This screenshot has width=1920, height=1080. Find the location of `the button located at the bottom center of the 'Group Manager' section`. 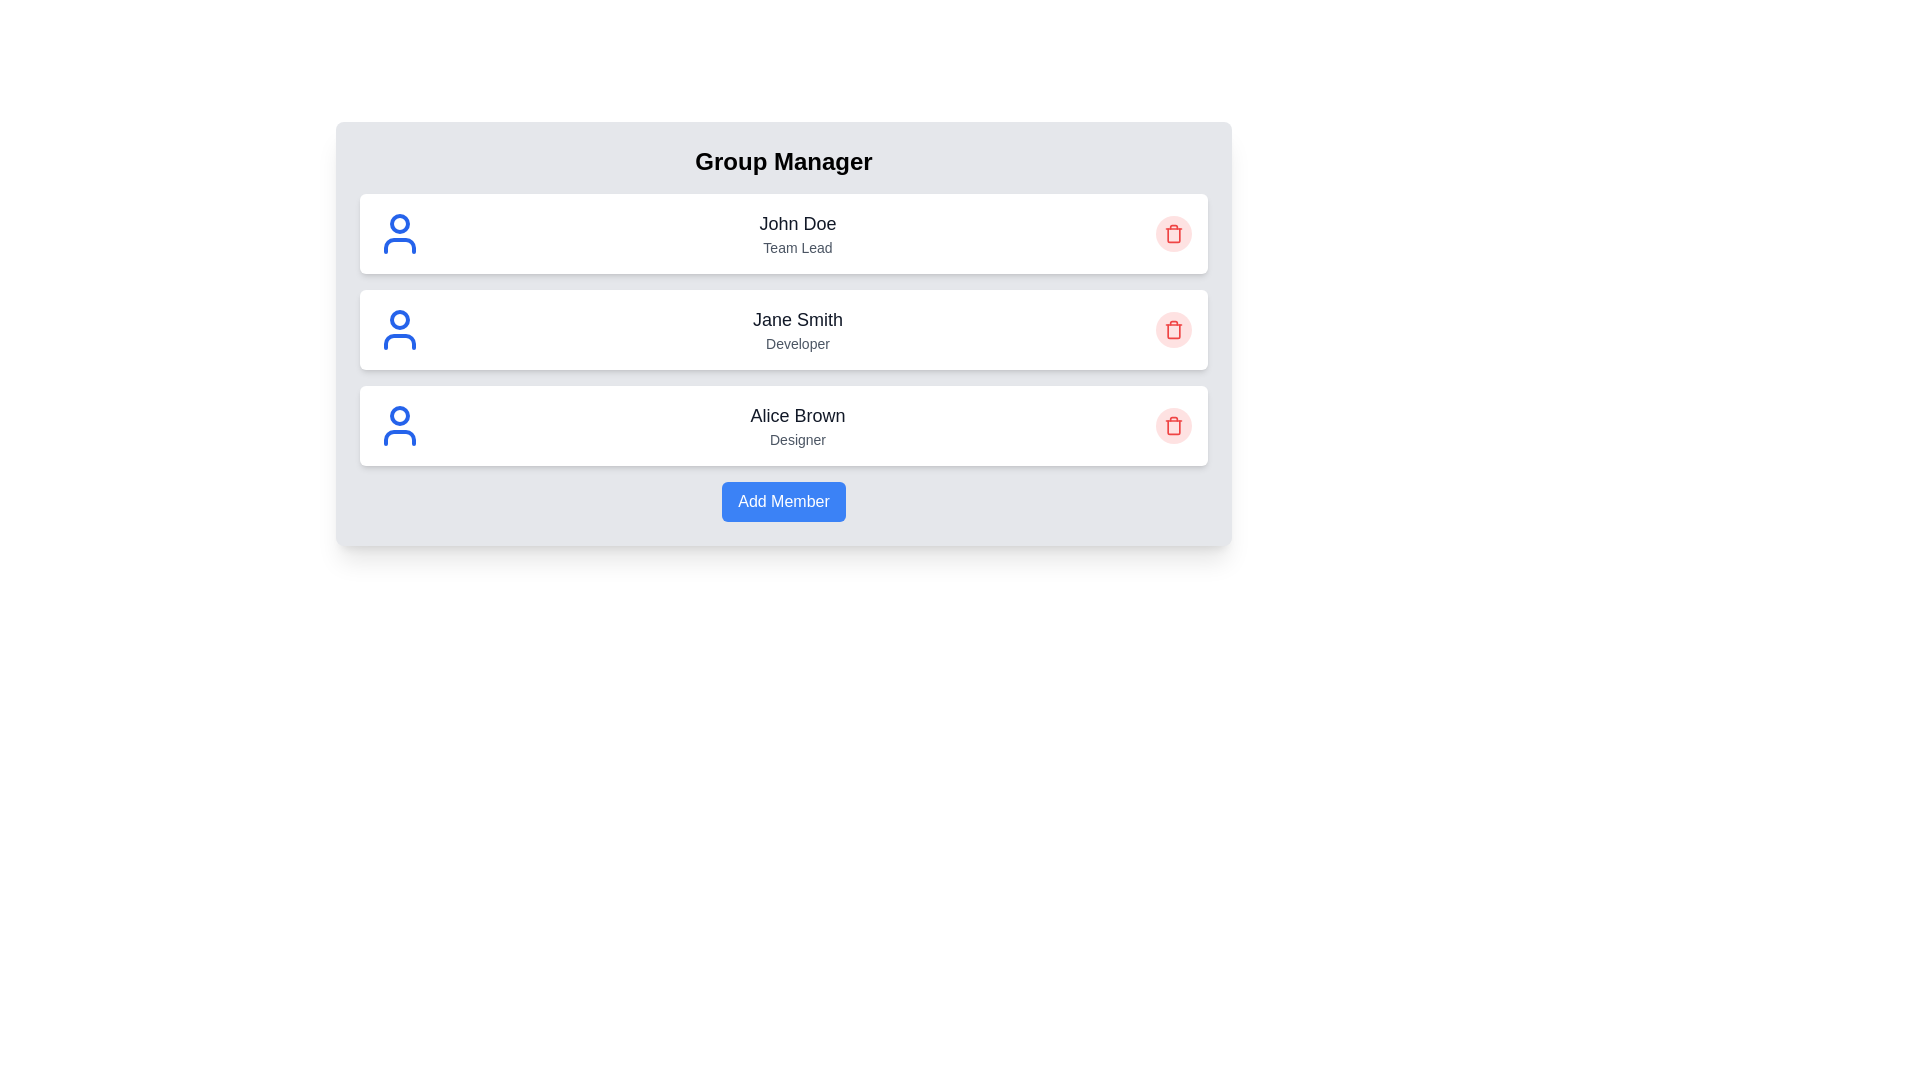

the button located at the bottom center of the 'Group Manager' section is located at coordinates (782, 500).